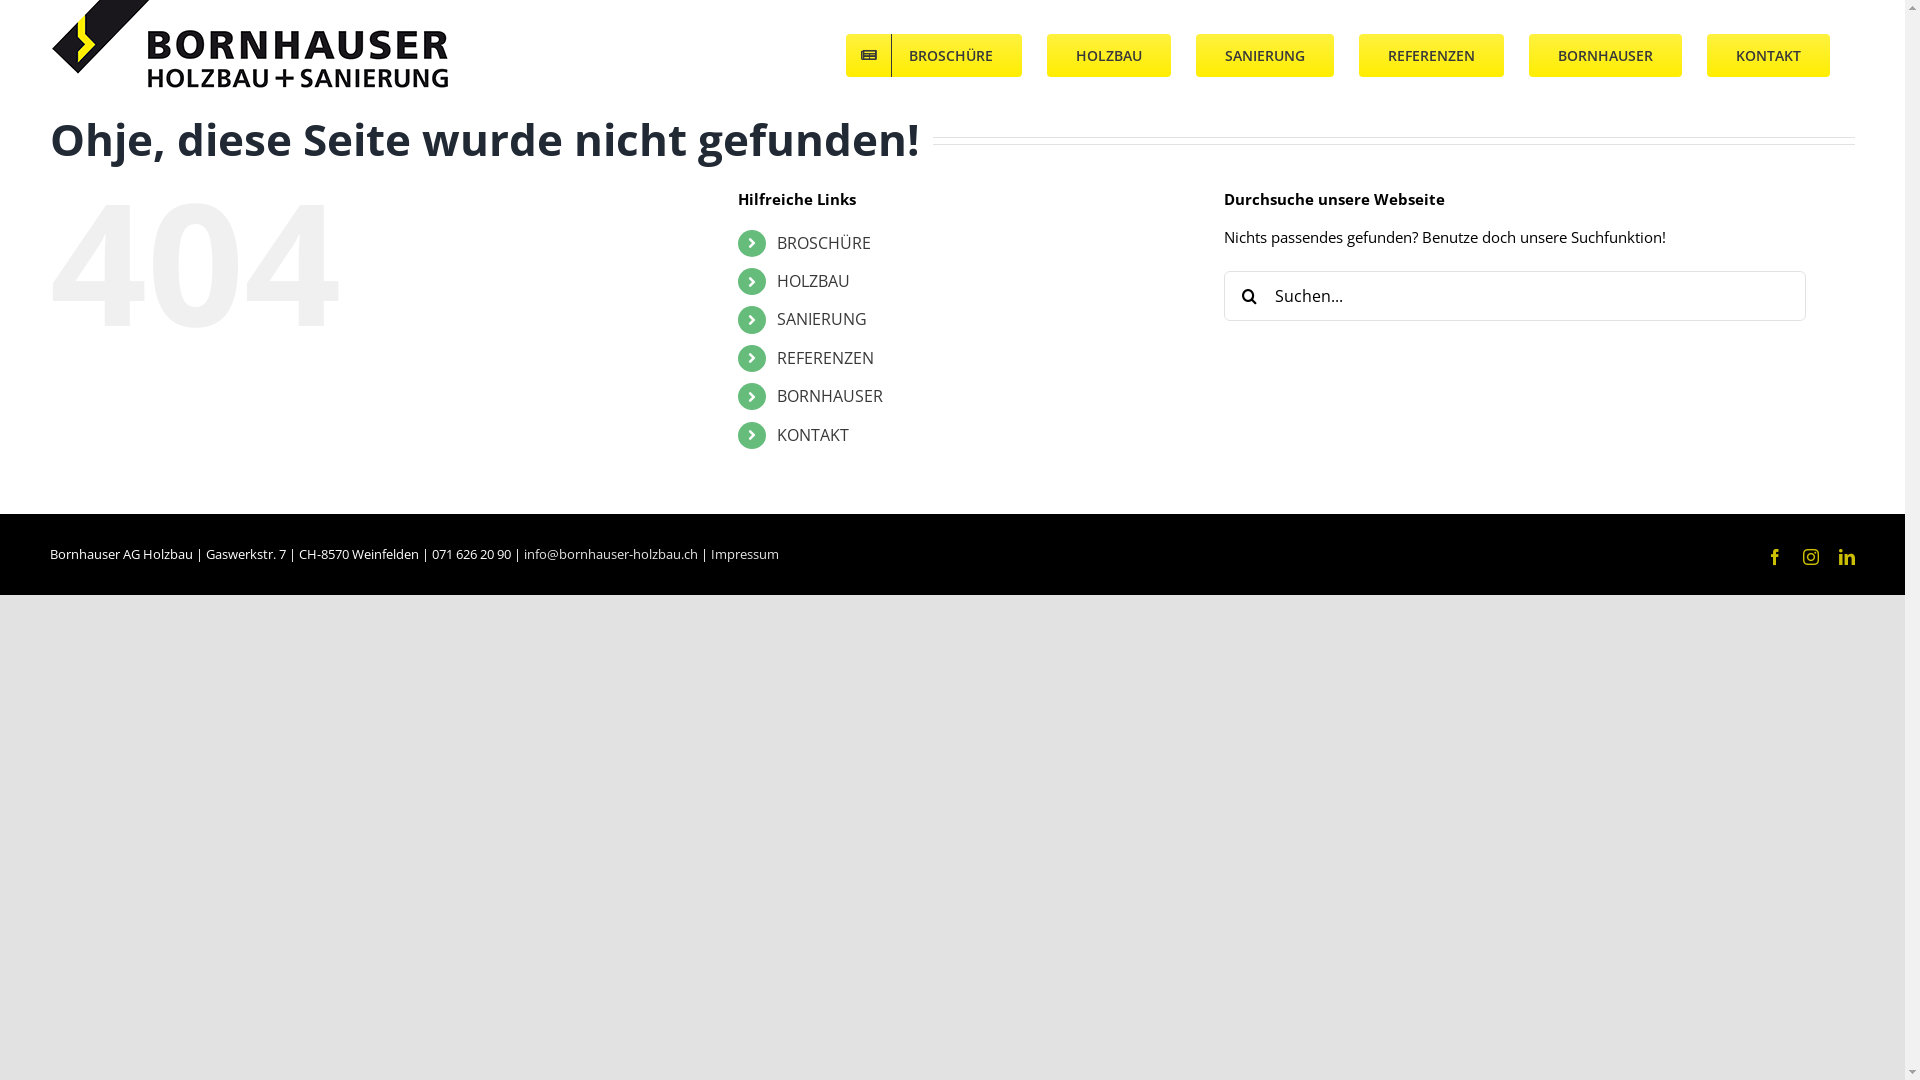 The image size is (1920, 1080). Describe the element at coordinates (609, 554) in the screenshot. I see `'info@bornhauser-holzbau.ch'` at that location.